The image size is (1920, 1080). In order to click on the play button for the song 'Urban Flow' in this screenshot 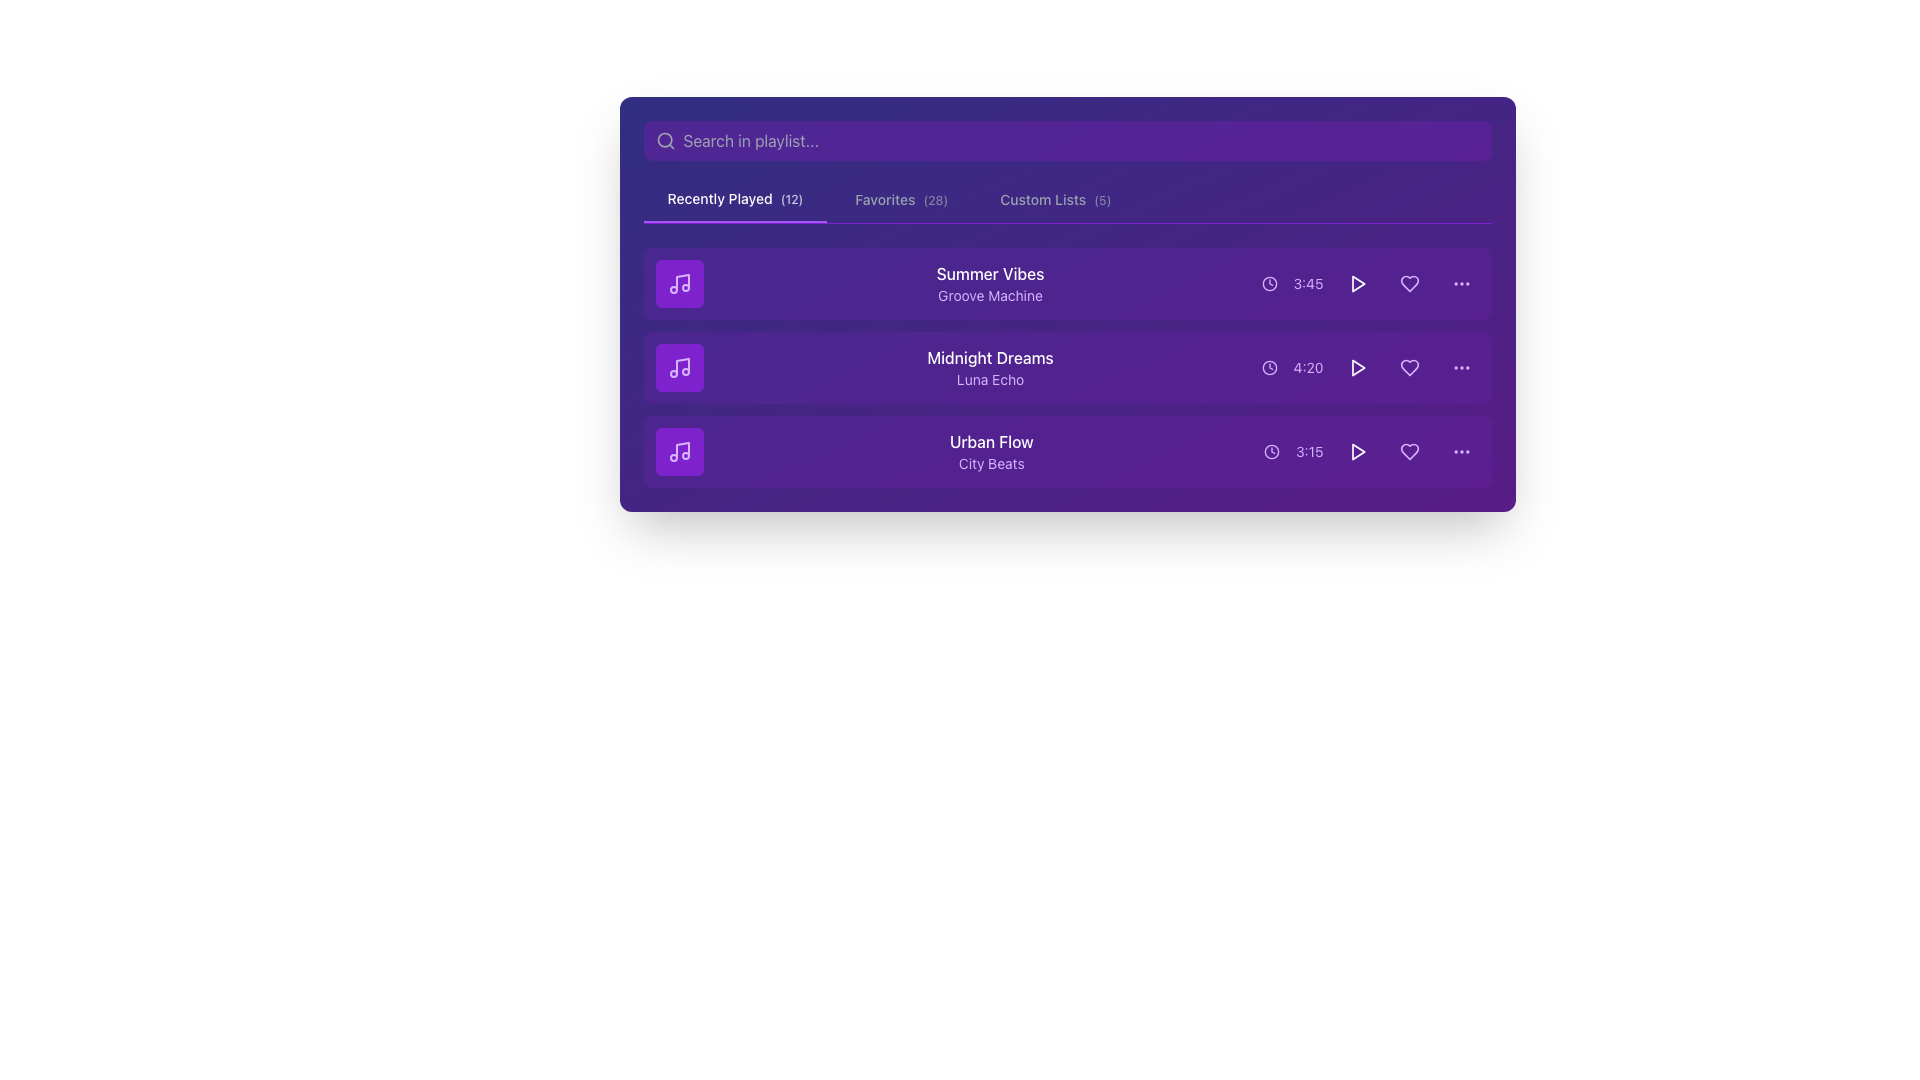, I will do `click(1358, 451)`.